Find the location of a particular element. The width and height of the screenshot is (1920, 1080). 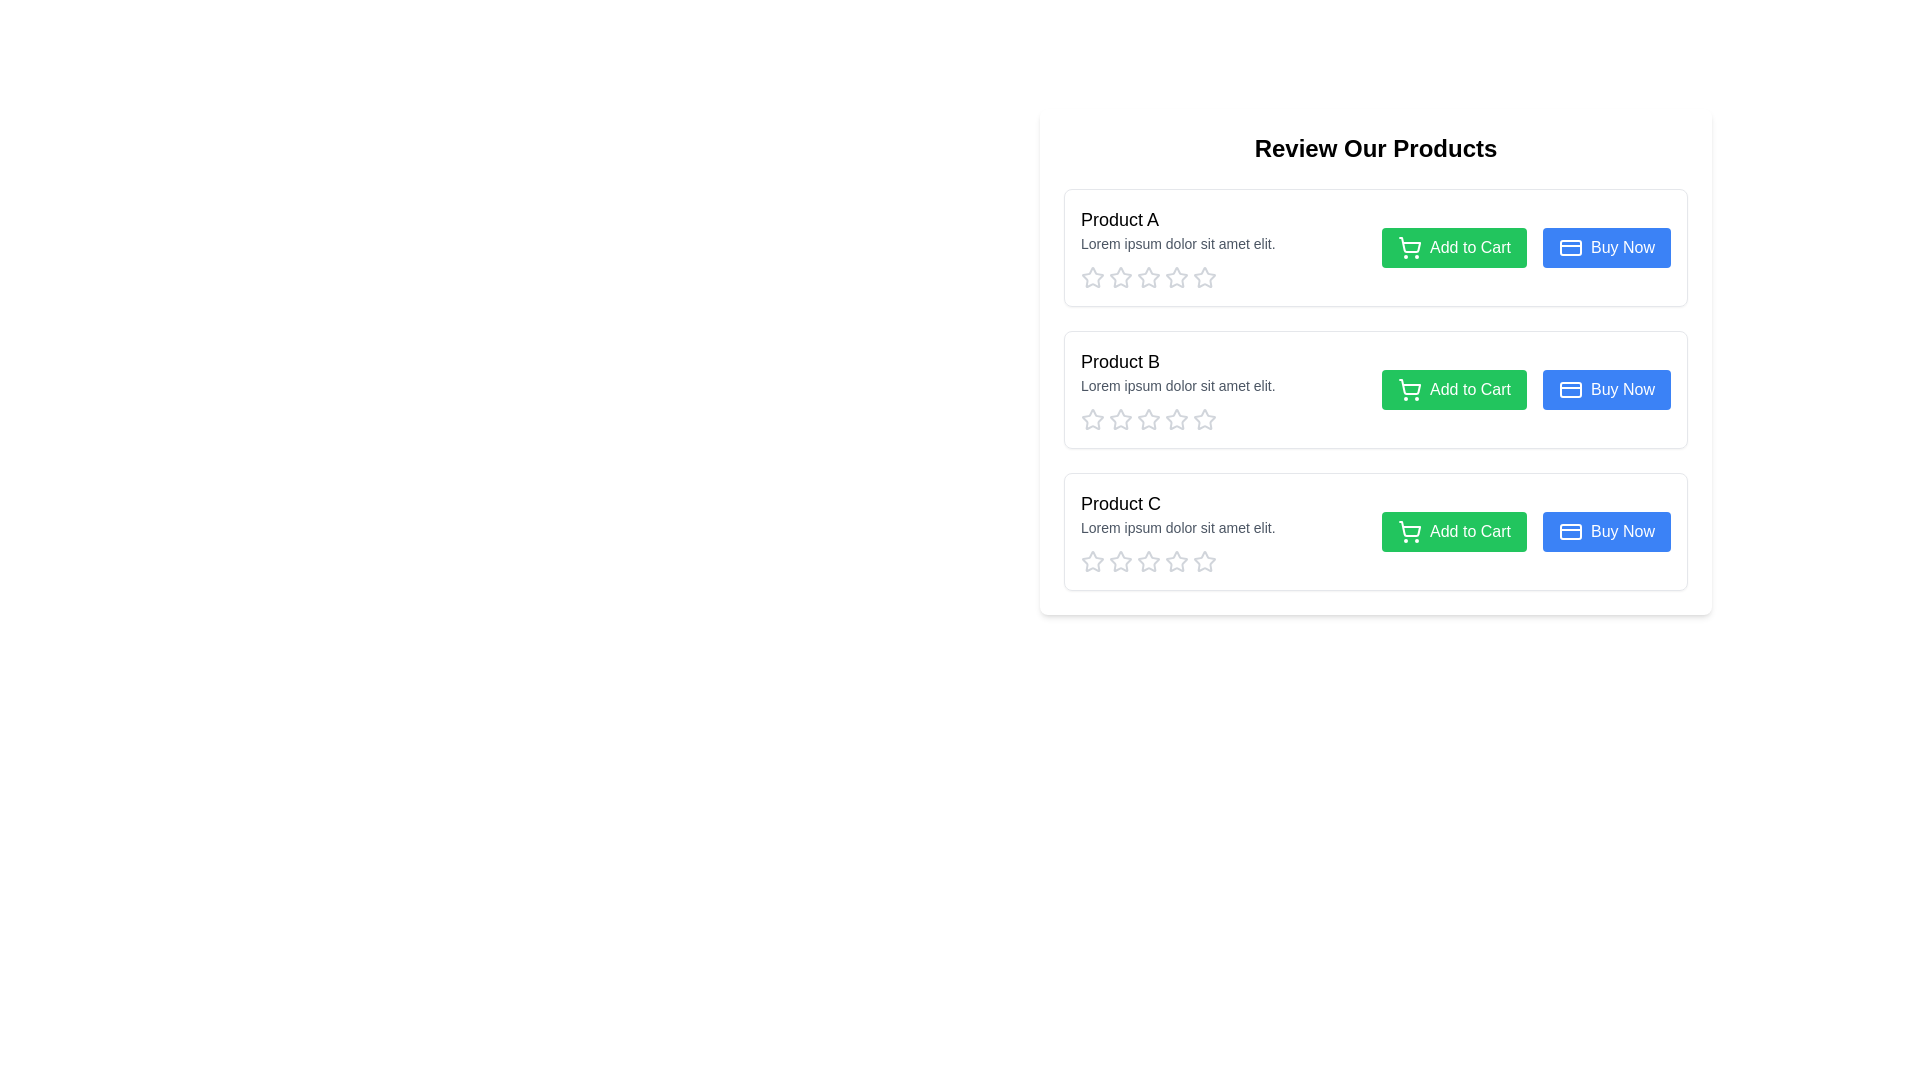

the first star icon in the rating system located under the 'Product C' section is located at coordinates (1092, 562).